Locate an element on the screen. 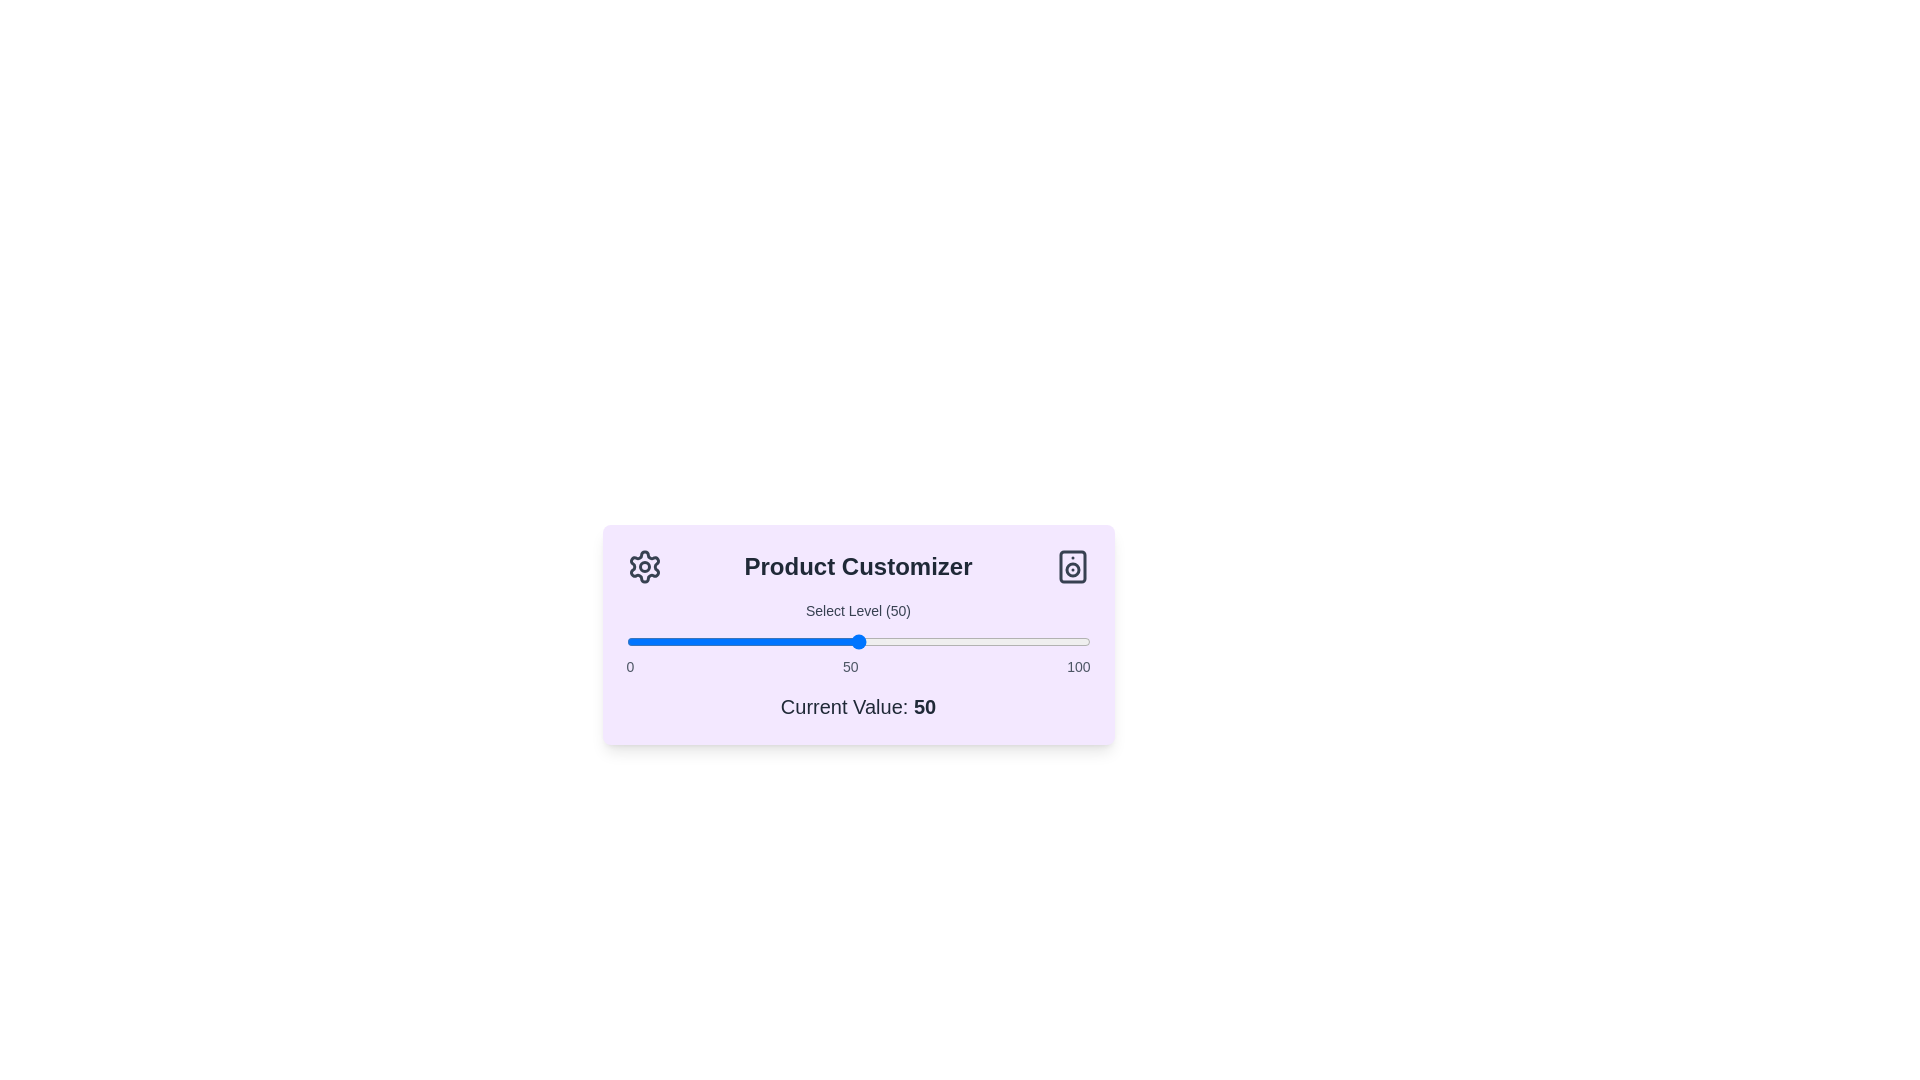 This screenshot has width=1920, height=1080. the slider to set the customization level to 78 is located at coordinates (988, 641).